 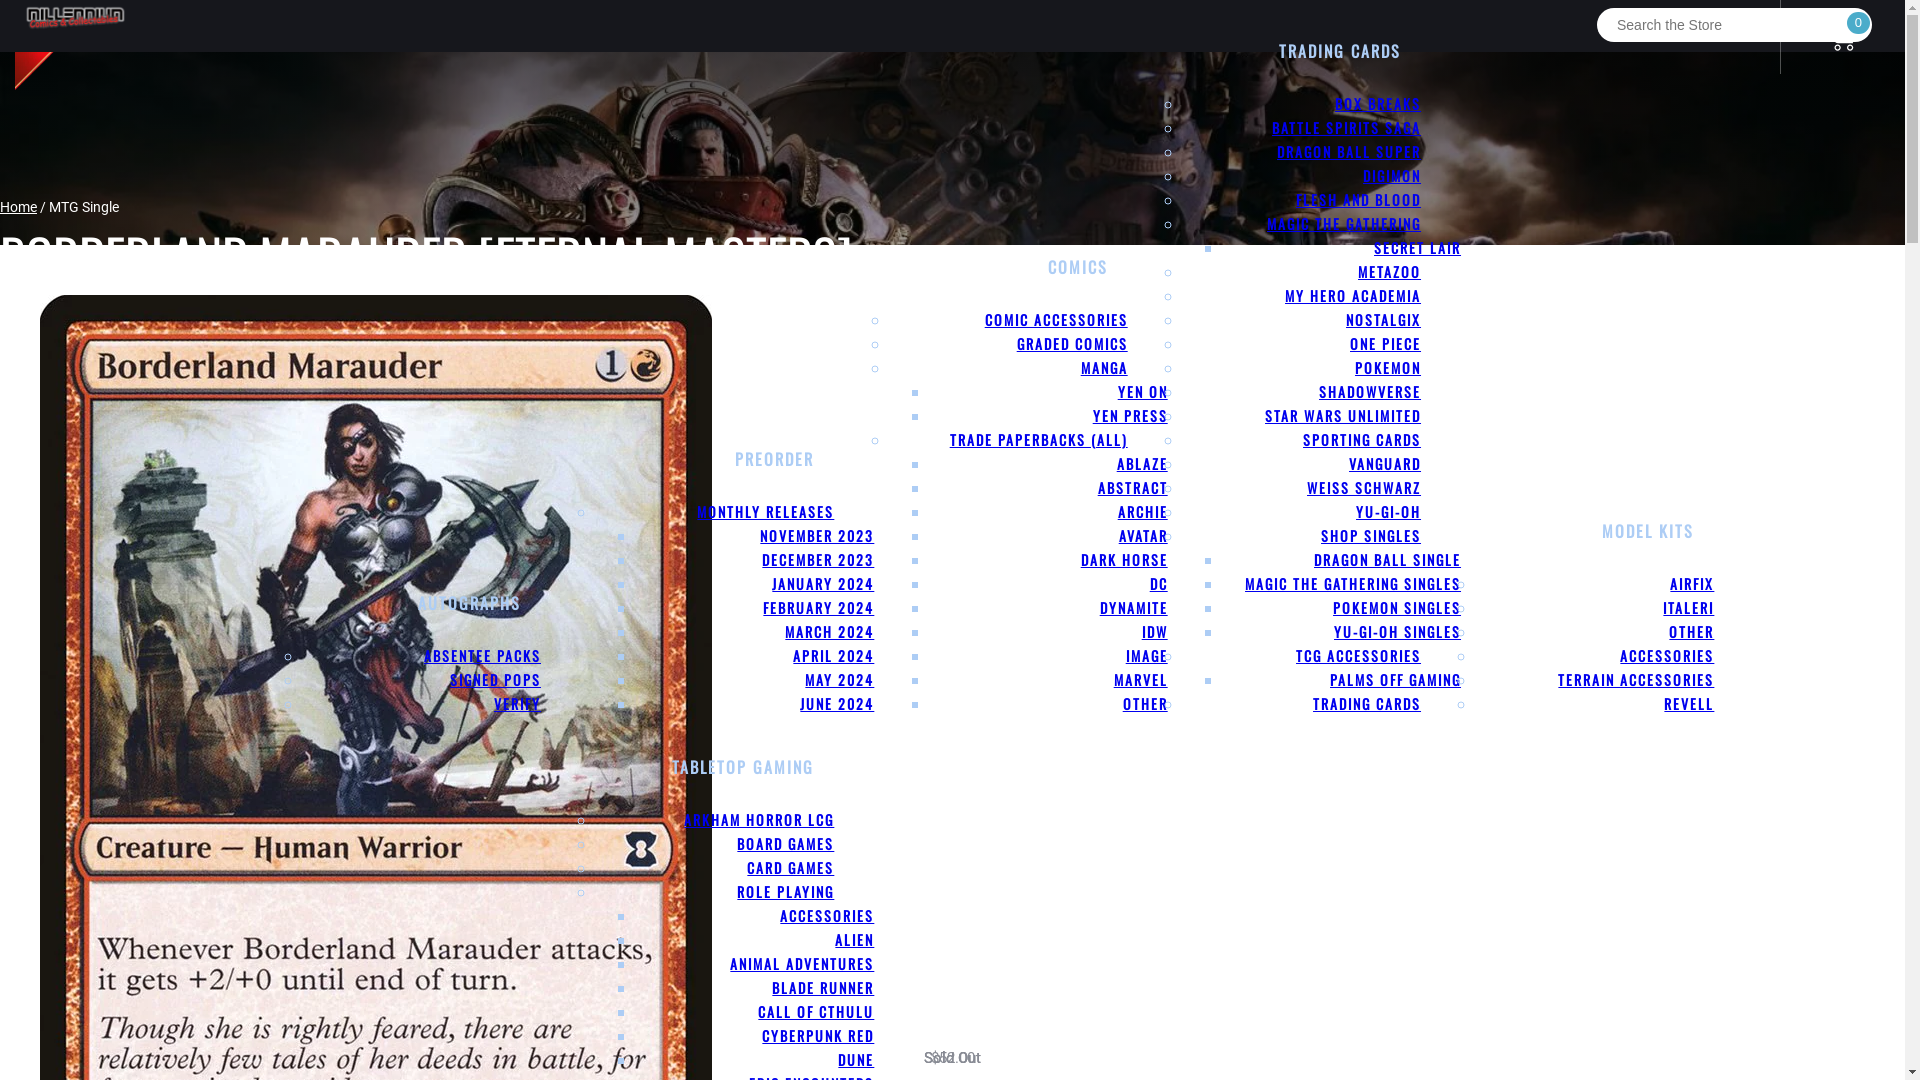 I want to click on 'DIGIMON', so click(x=1391, y=174).